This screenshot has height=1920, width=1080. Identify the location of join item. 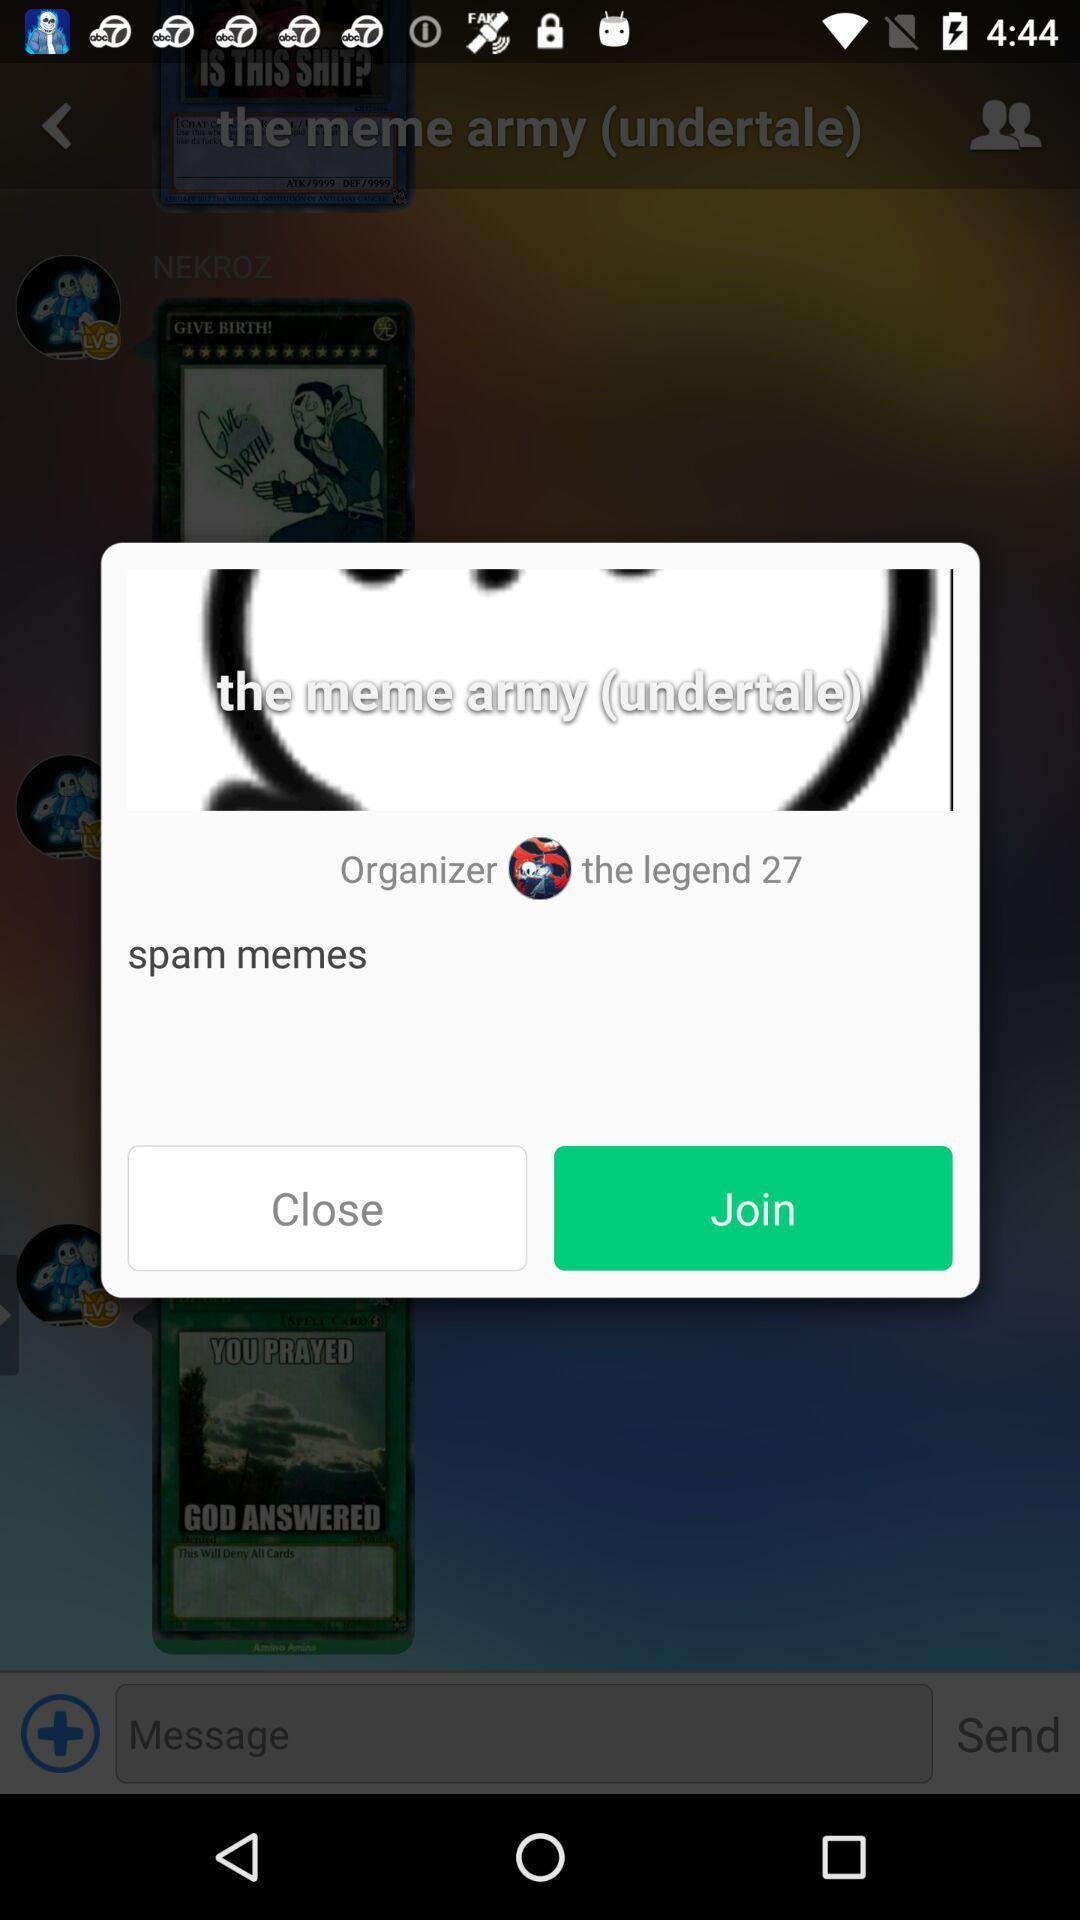
(753, 1207).